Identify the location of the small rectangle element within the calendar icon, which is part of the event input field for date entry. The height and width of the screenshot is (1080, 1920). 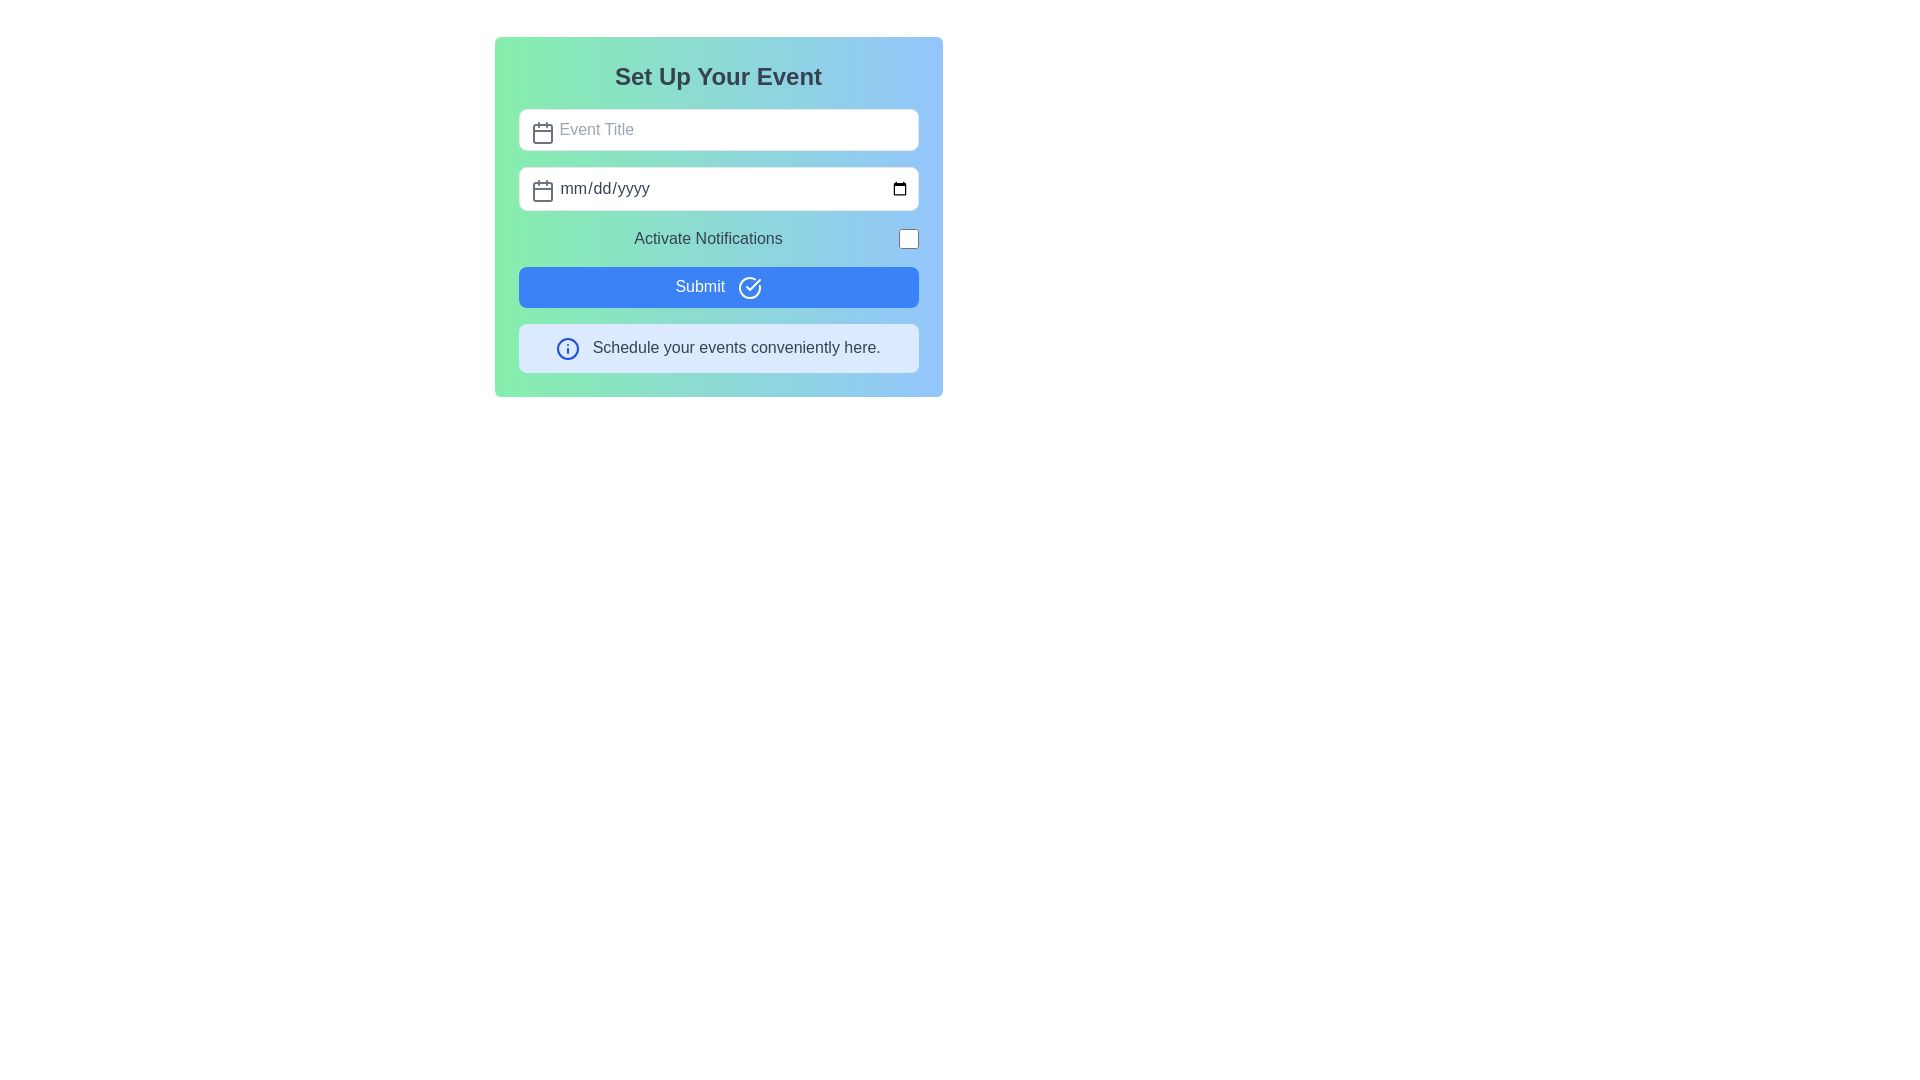
(542, 192).